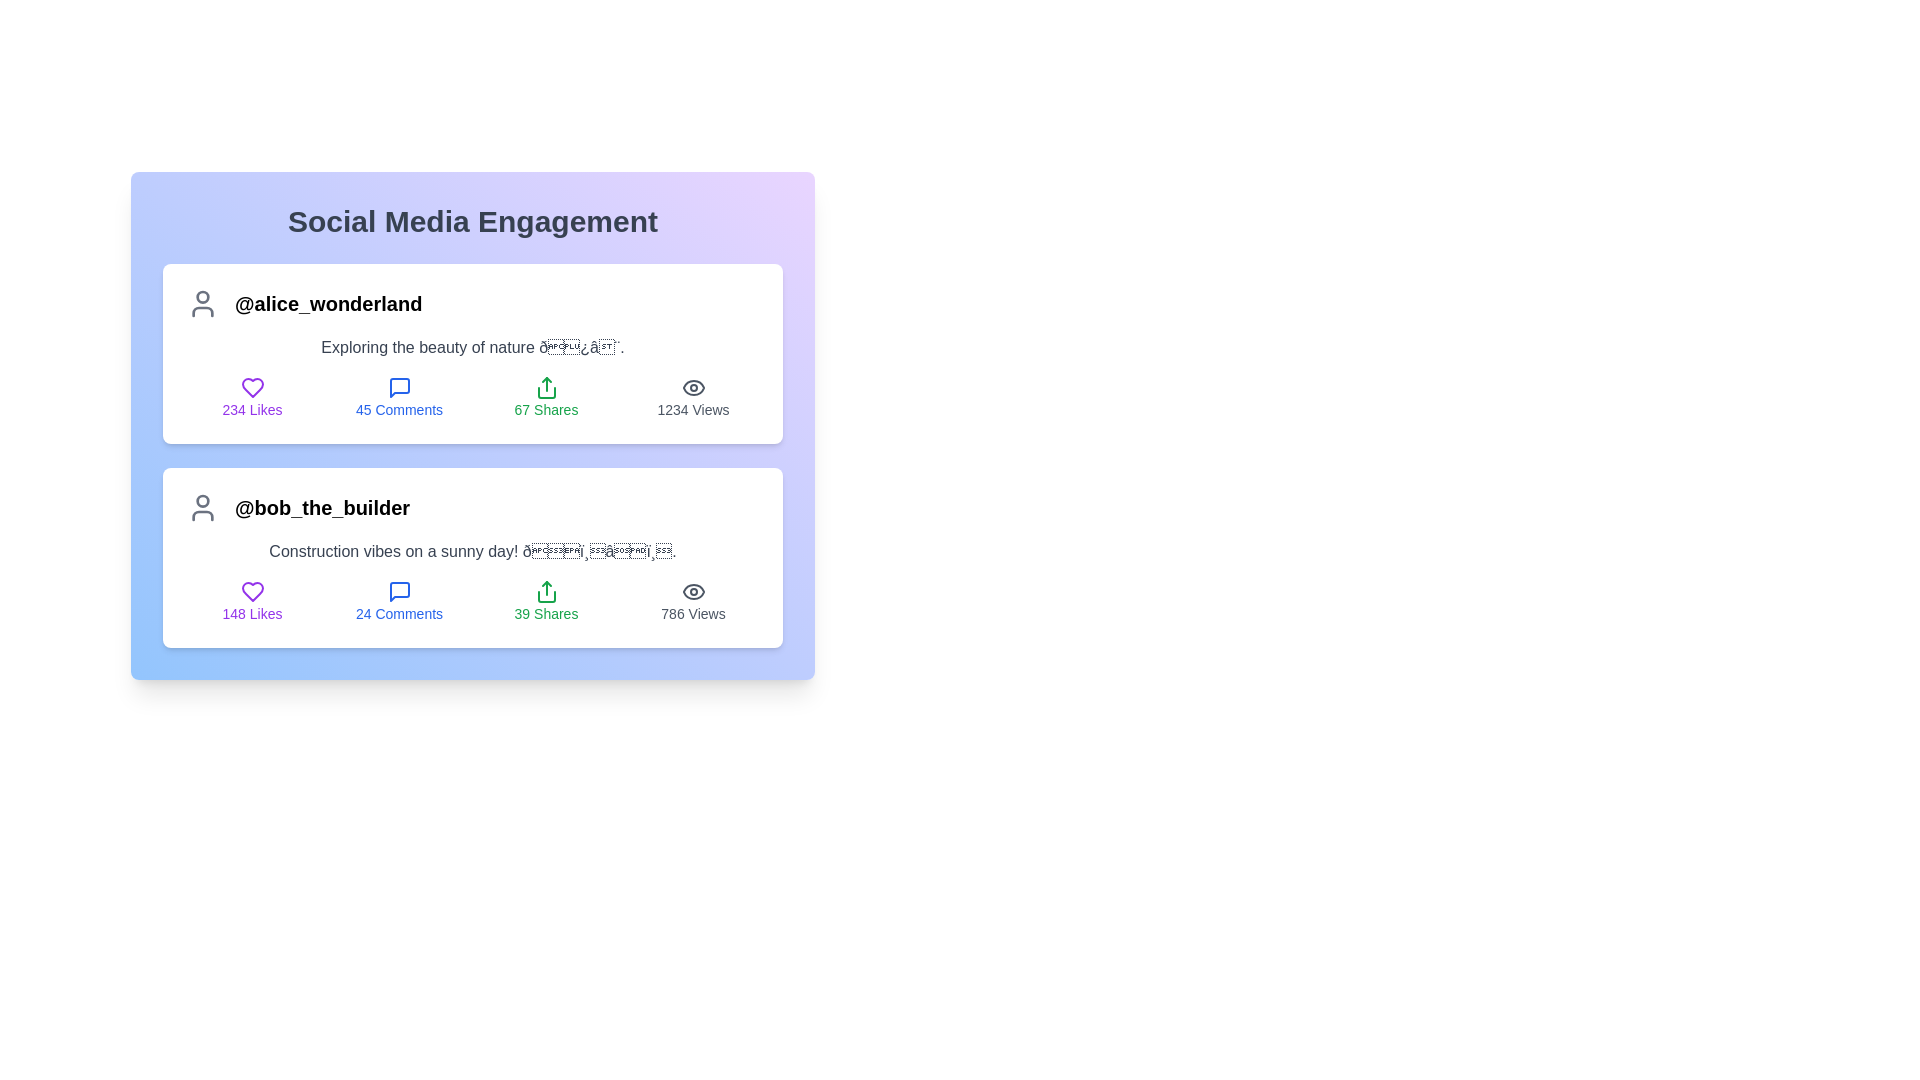  What do you see at coordinates (399, 397) in the screenshot?
I see `the text and icon button displaying '45 Comments', which is a speech bubble icon in blue color` at bounding box center [399, 397].